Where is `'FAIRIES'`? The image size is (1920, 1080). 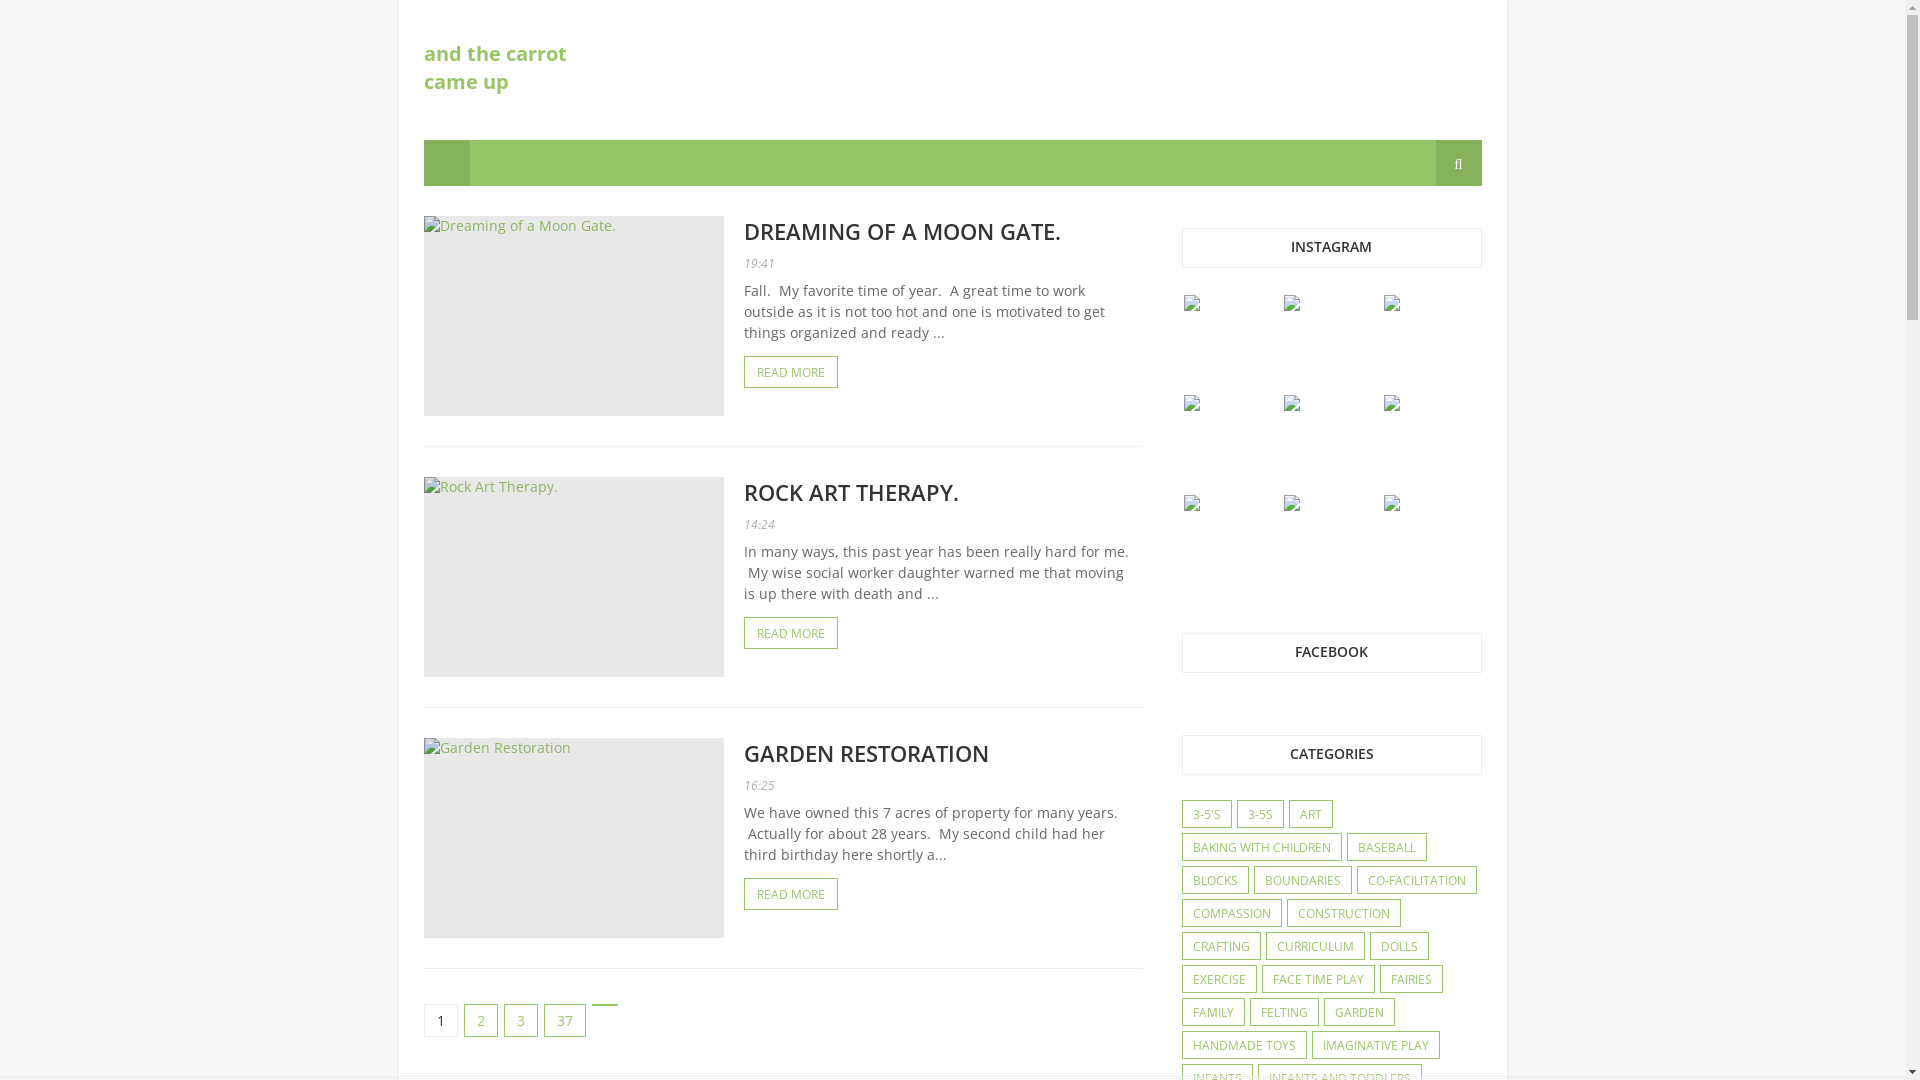 'FAIRIES' is located at coordinates (1379, 978).